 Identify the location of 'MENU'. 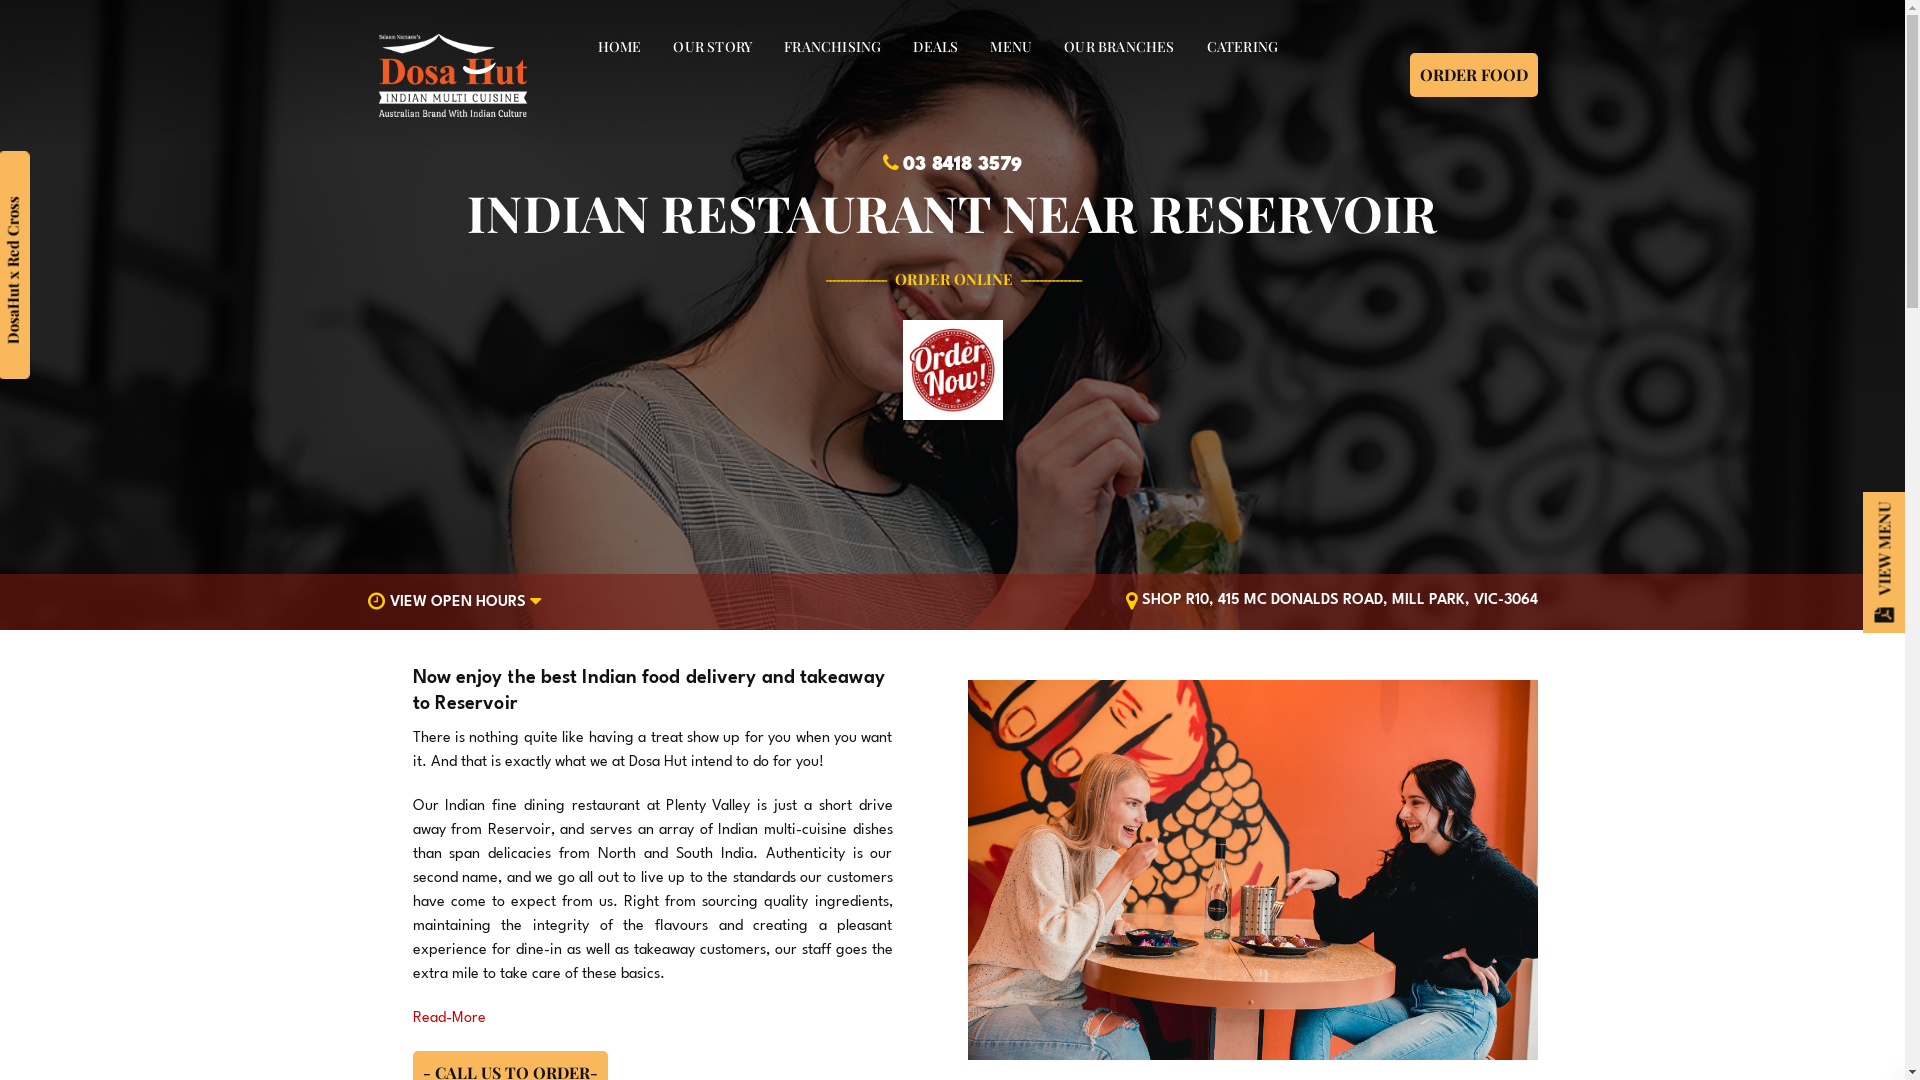
(1011, 45).